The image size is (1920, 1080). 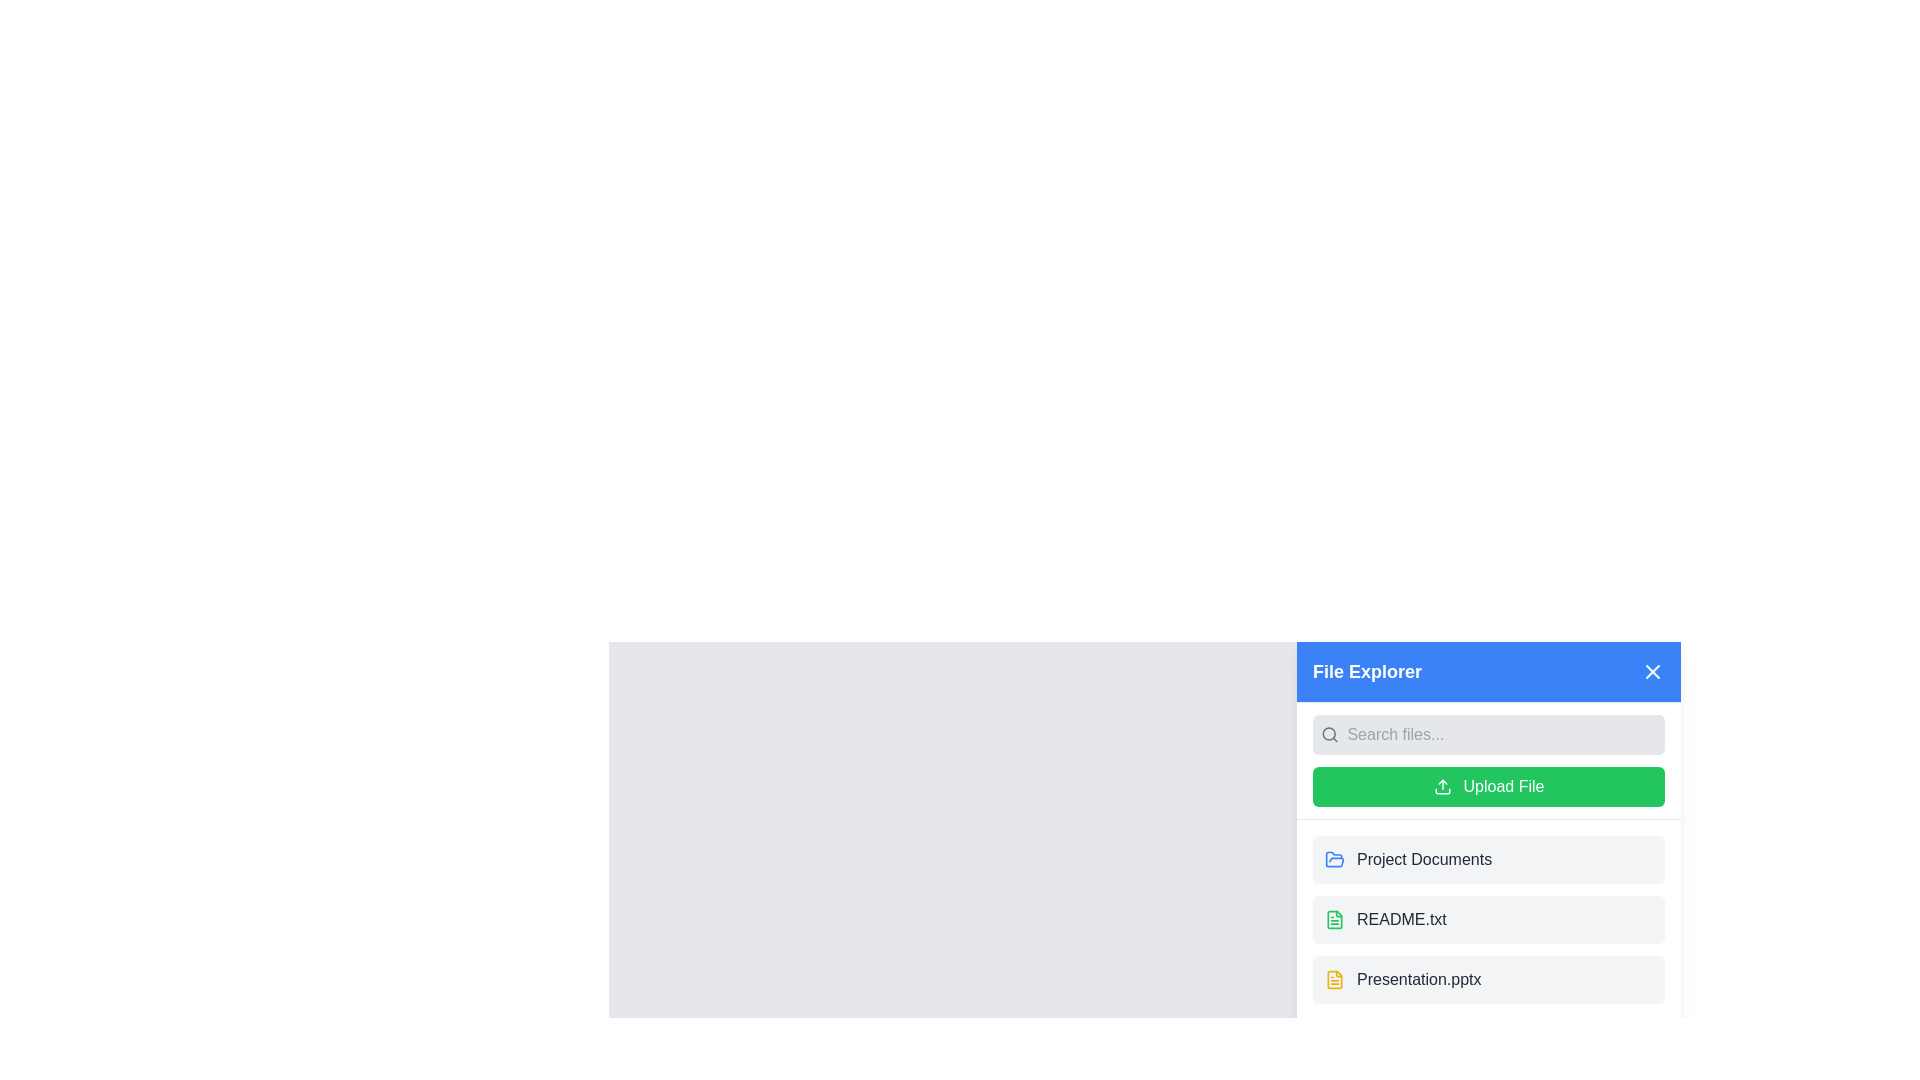 What do you see at coordinates (1366, 671) in the screenshot?
I see `the text label that serves as the title for the content section, positioned in the top-left corner of the header bar` at bounding box center [1366, 671].